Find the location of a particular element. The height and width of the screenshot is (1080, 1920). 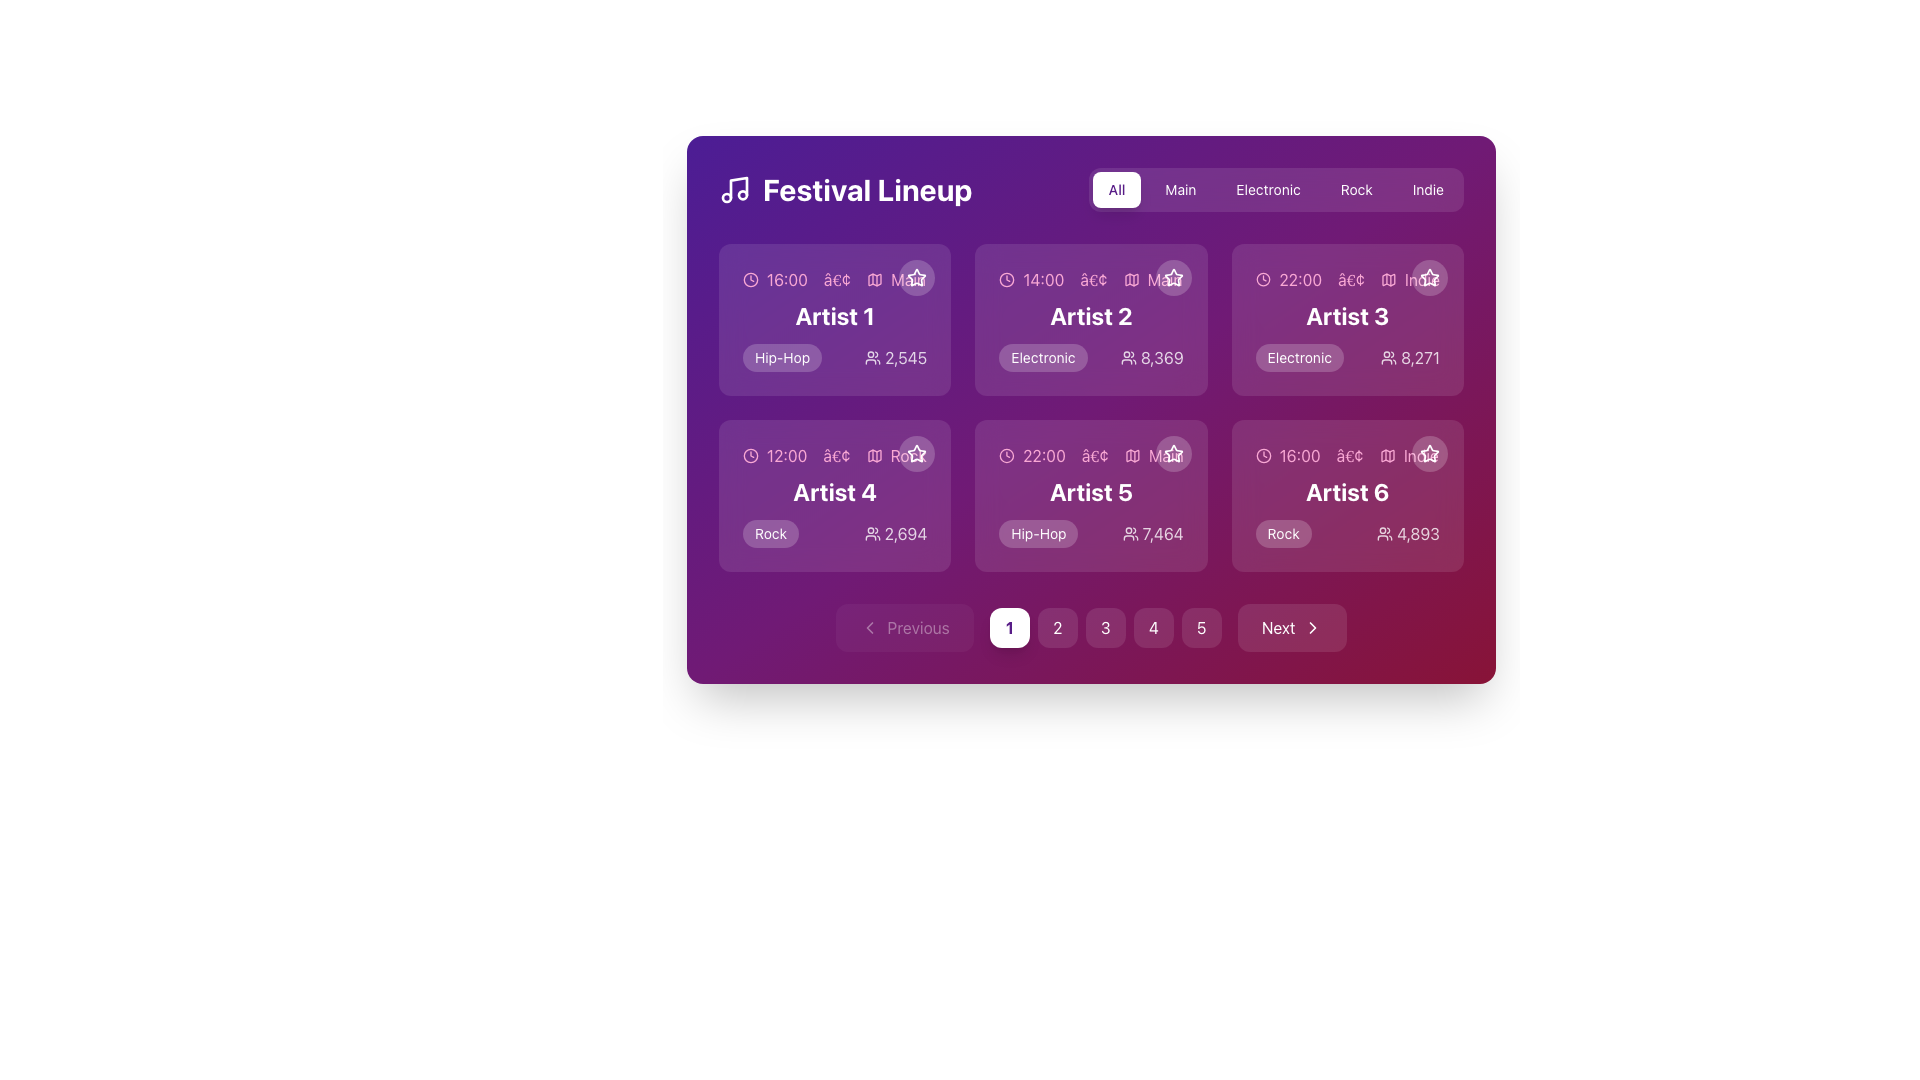

the star icon in the 'Festival Lineup' section for 'Artist 3' is located at coordinates (1429, 277).